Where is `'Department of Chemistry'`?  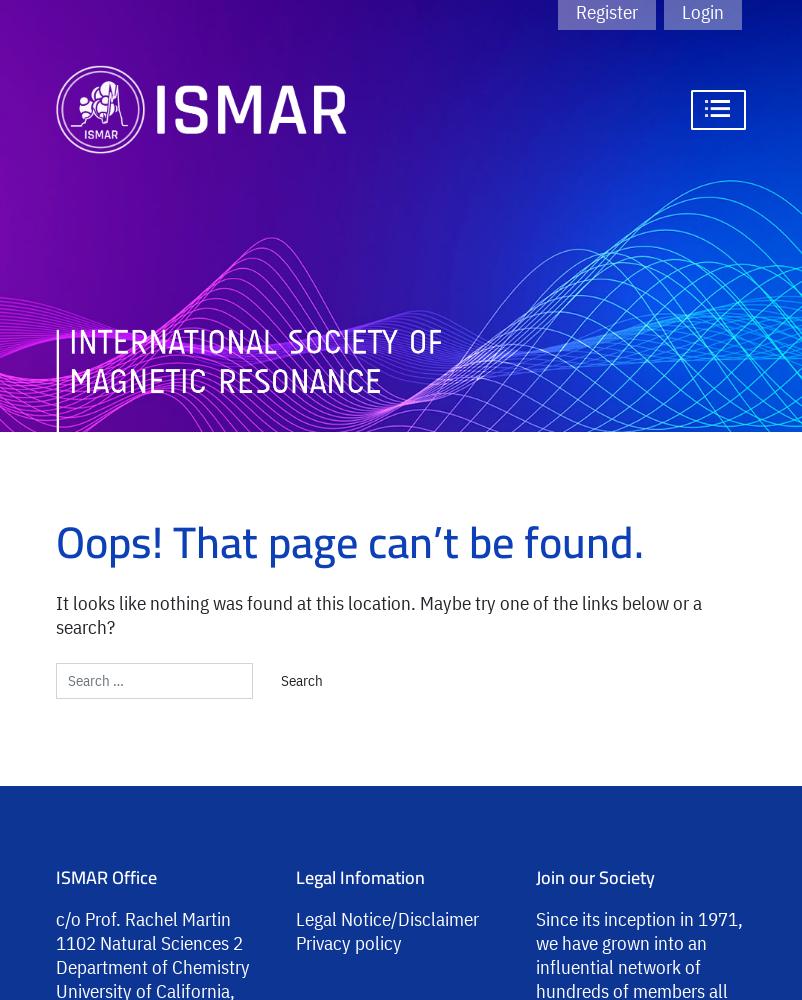 'Department of Chemistry' is located at coordinates (152, 965).